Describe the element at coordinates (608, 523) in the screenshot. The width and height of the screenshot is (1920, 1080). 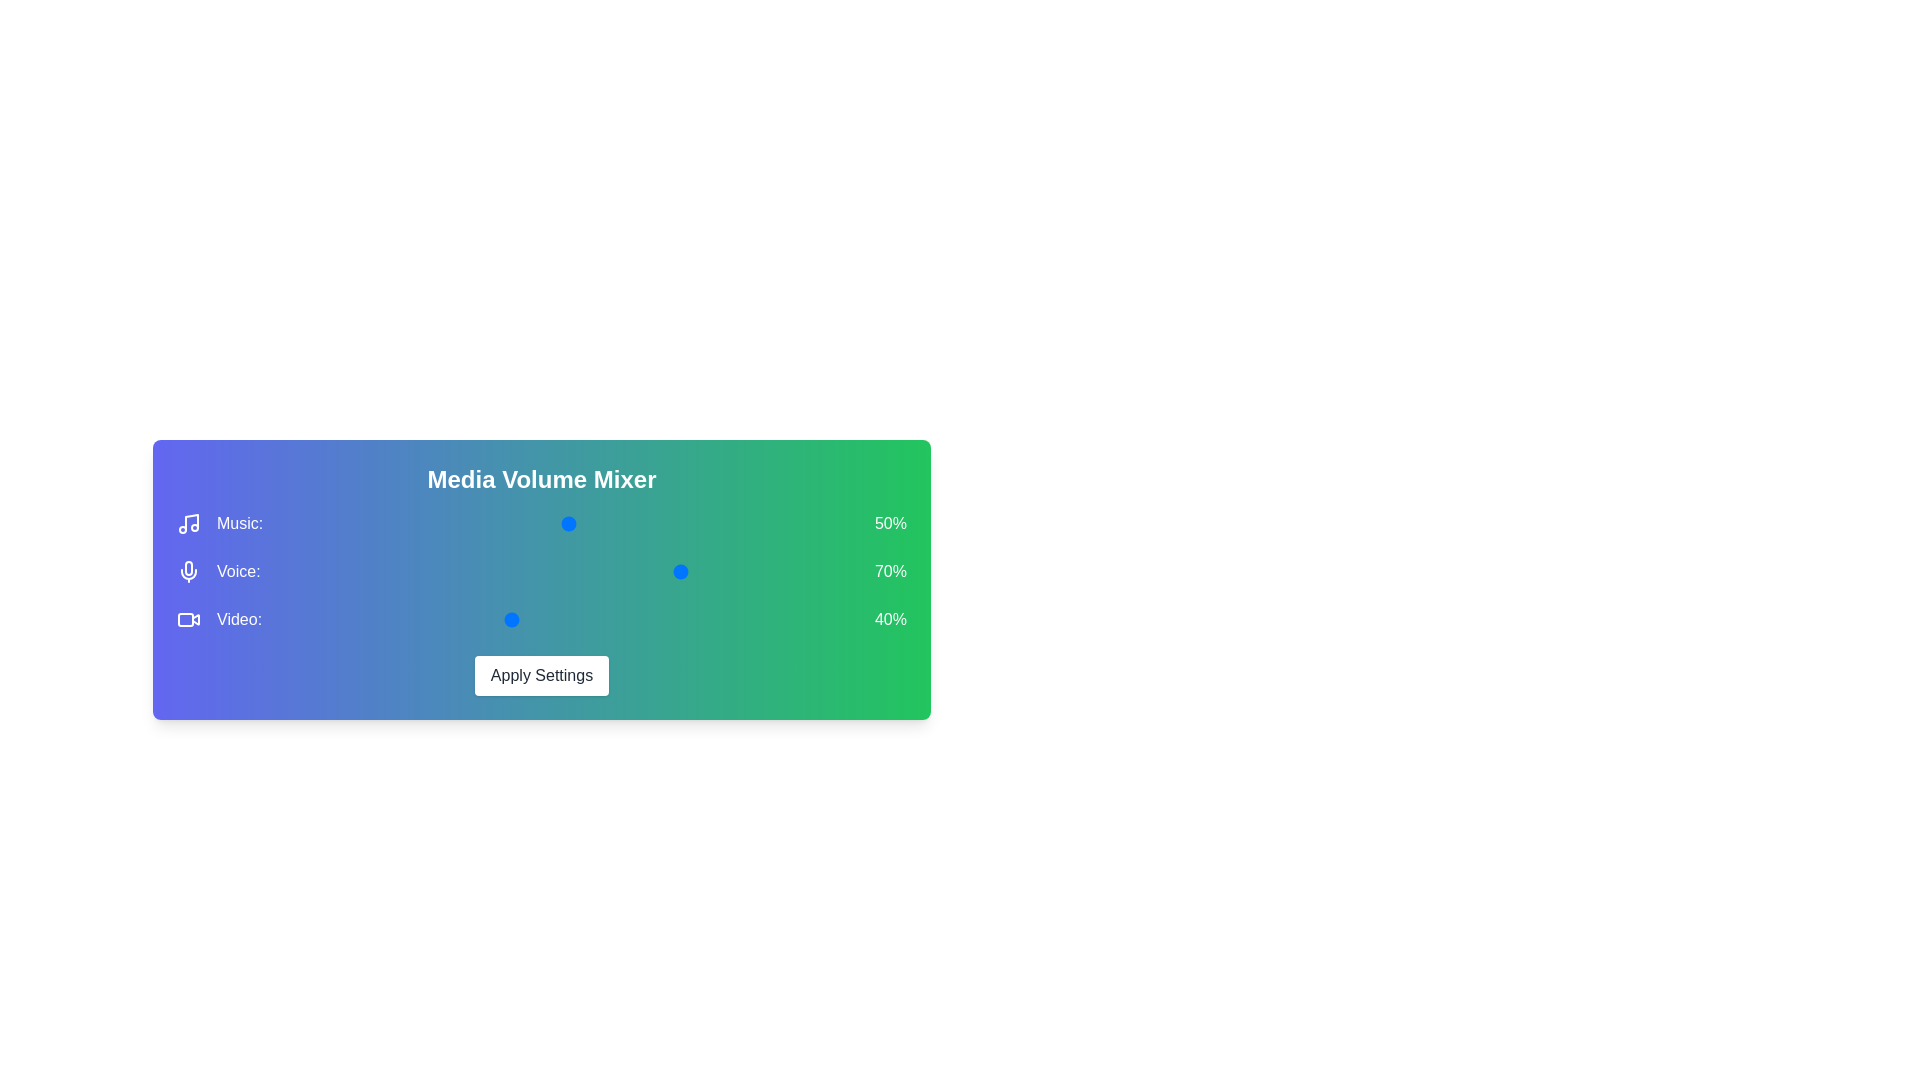
I see `the 0 volume to 14% by moving the corresponding slider` at that location.